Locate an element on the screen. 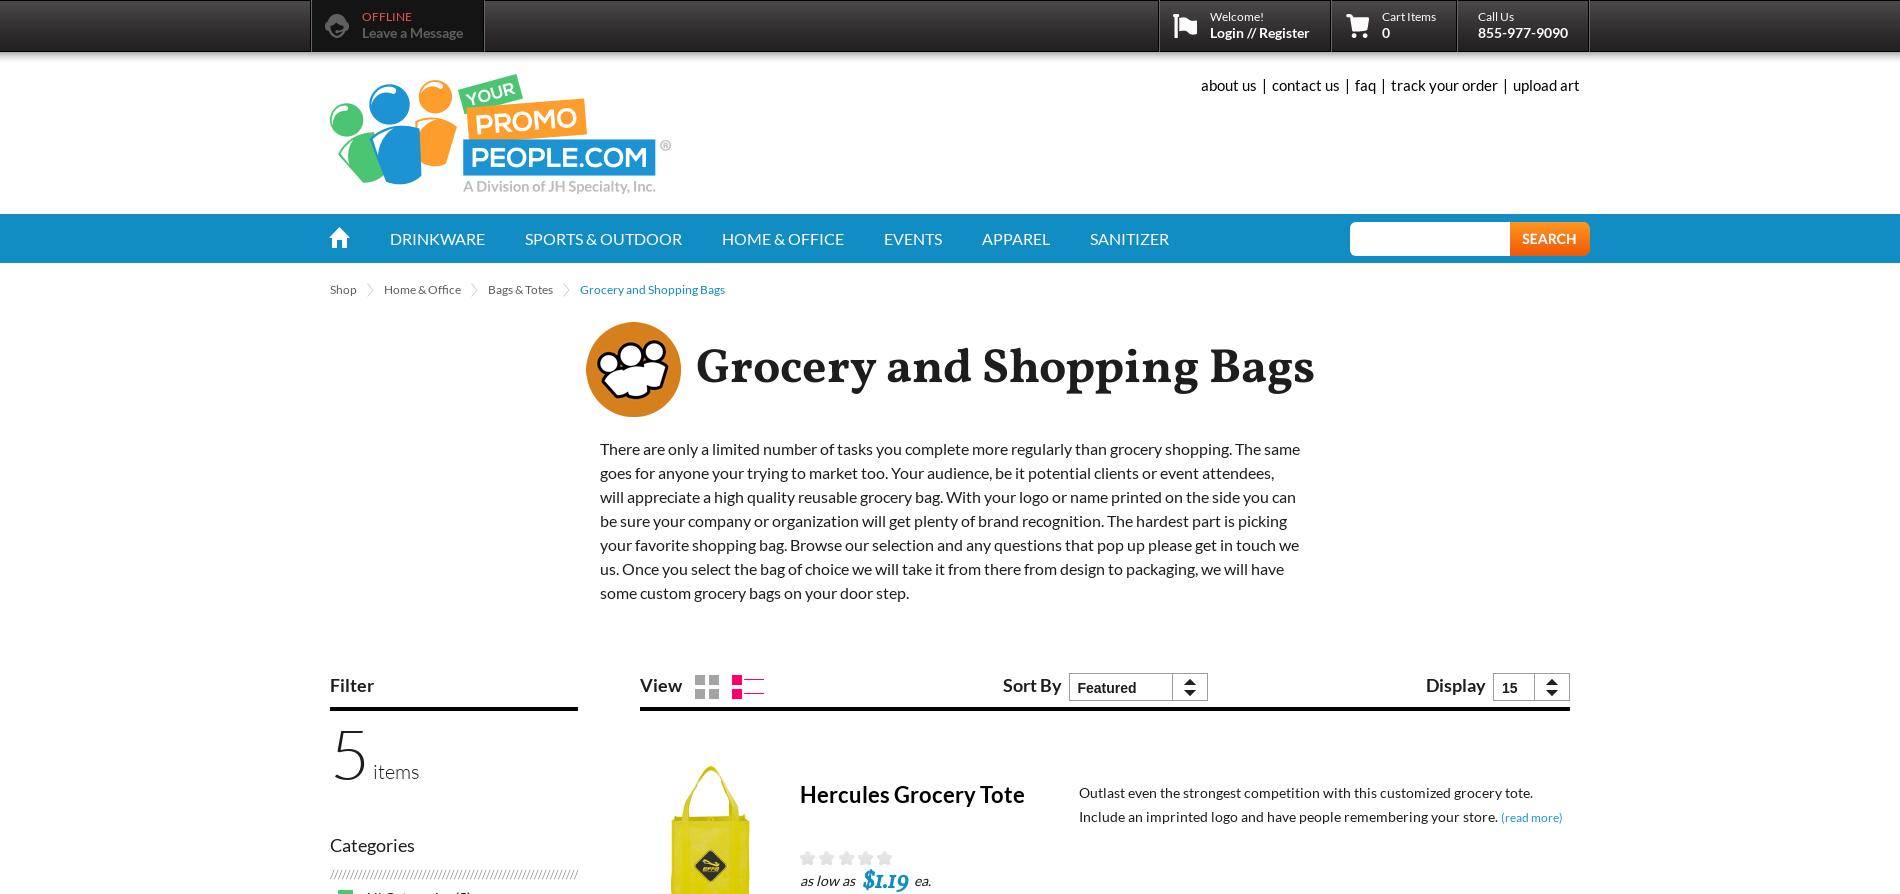  'Home & Office' is located at coordinates (421, 288).